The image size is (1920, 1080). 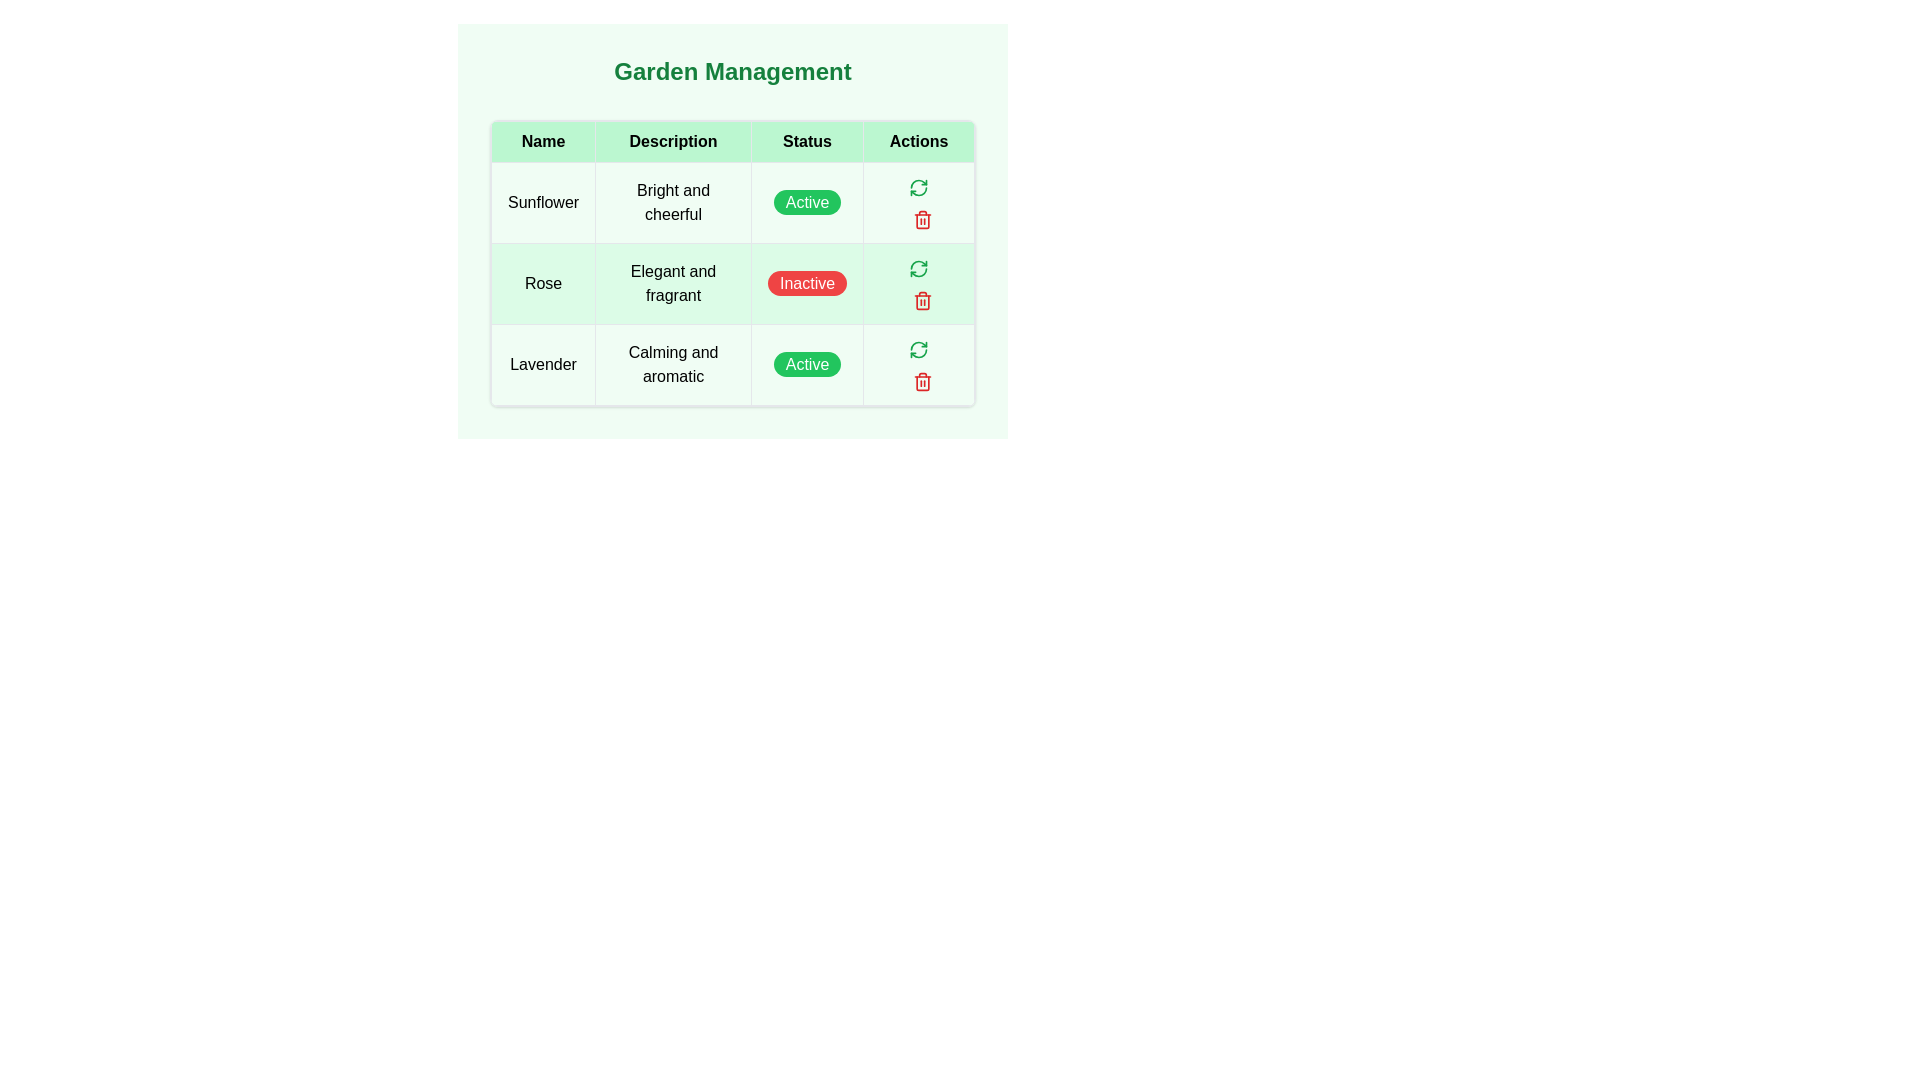 What do you see at coordinates (918, 186) in the screenshot?
I see `the circular green refresh button located in the 'Actions' column of the first row of the table` at bounding box center [918, 186].